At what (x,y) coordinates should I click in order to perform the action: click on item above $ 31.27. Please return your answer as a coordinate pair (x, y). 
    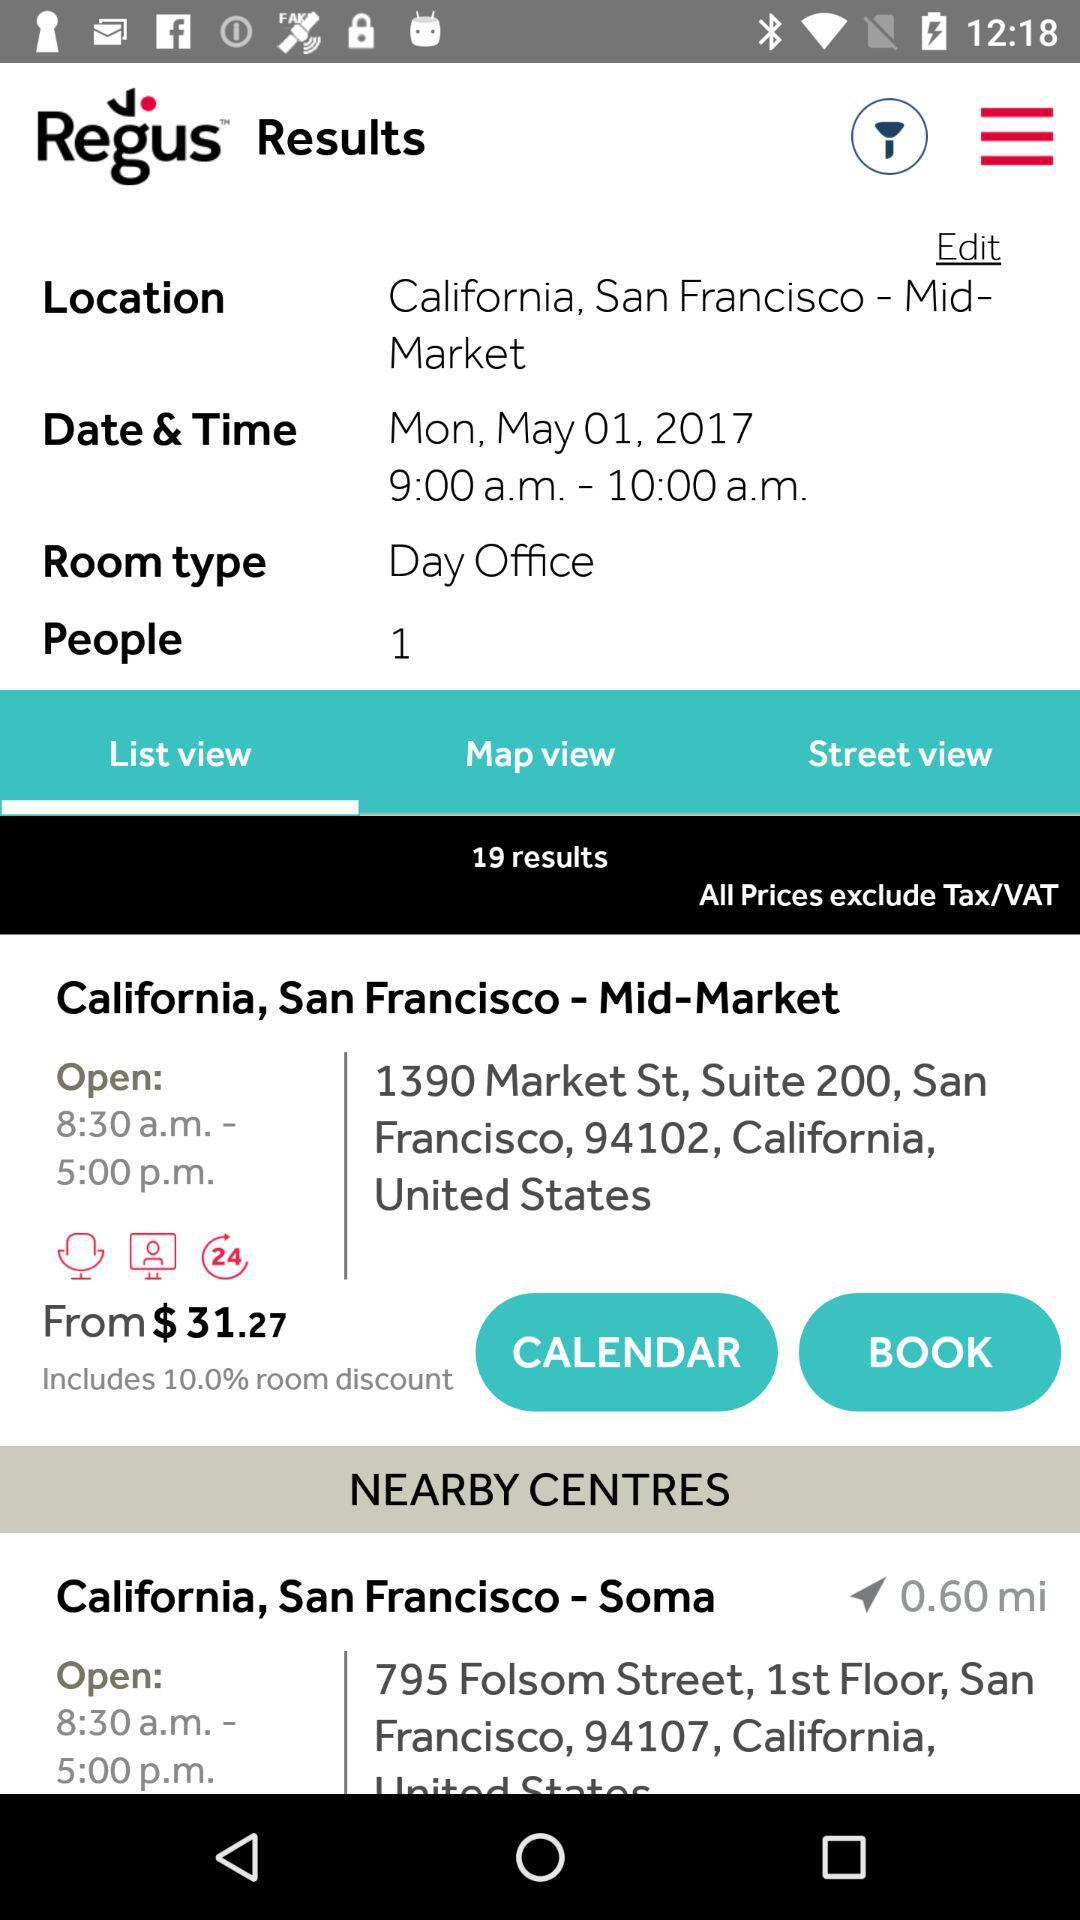
    Looking at the image, I should click on (224, 1255).